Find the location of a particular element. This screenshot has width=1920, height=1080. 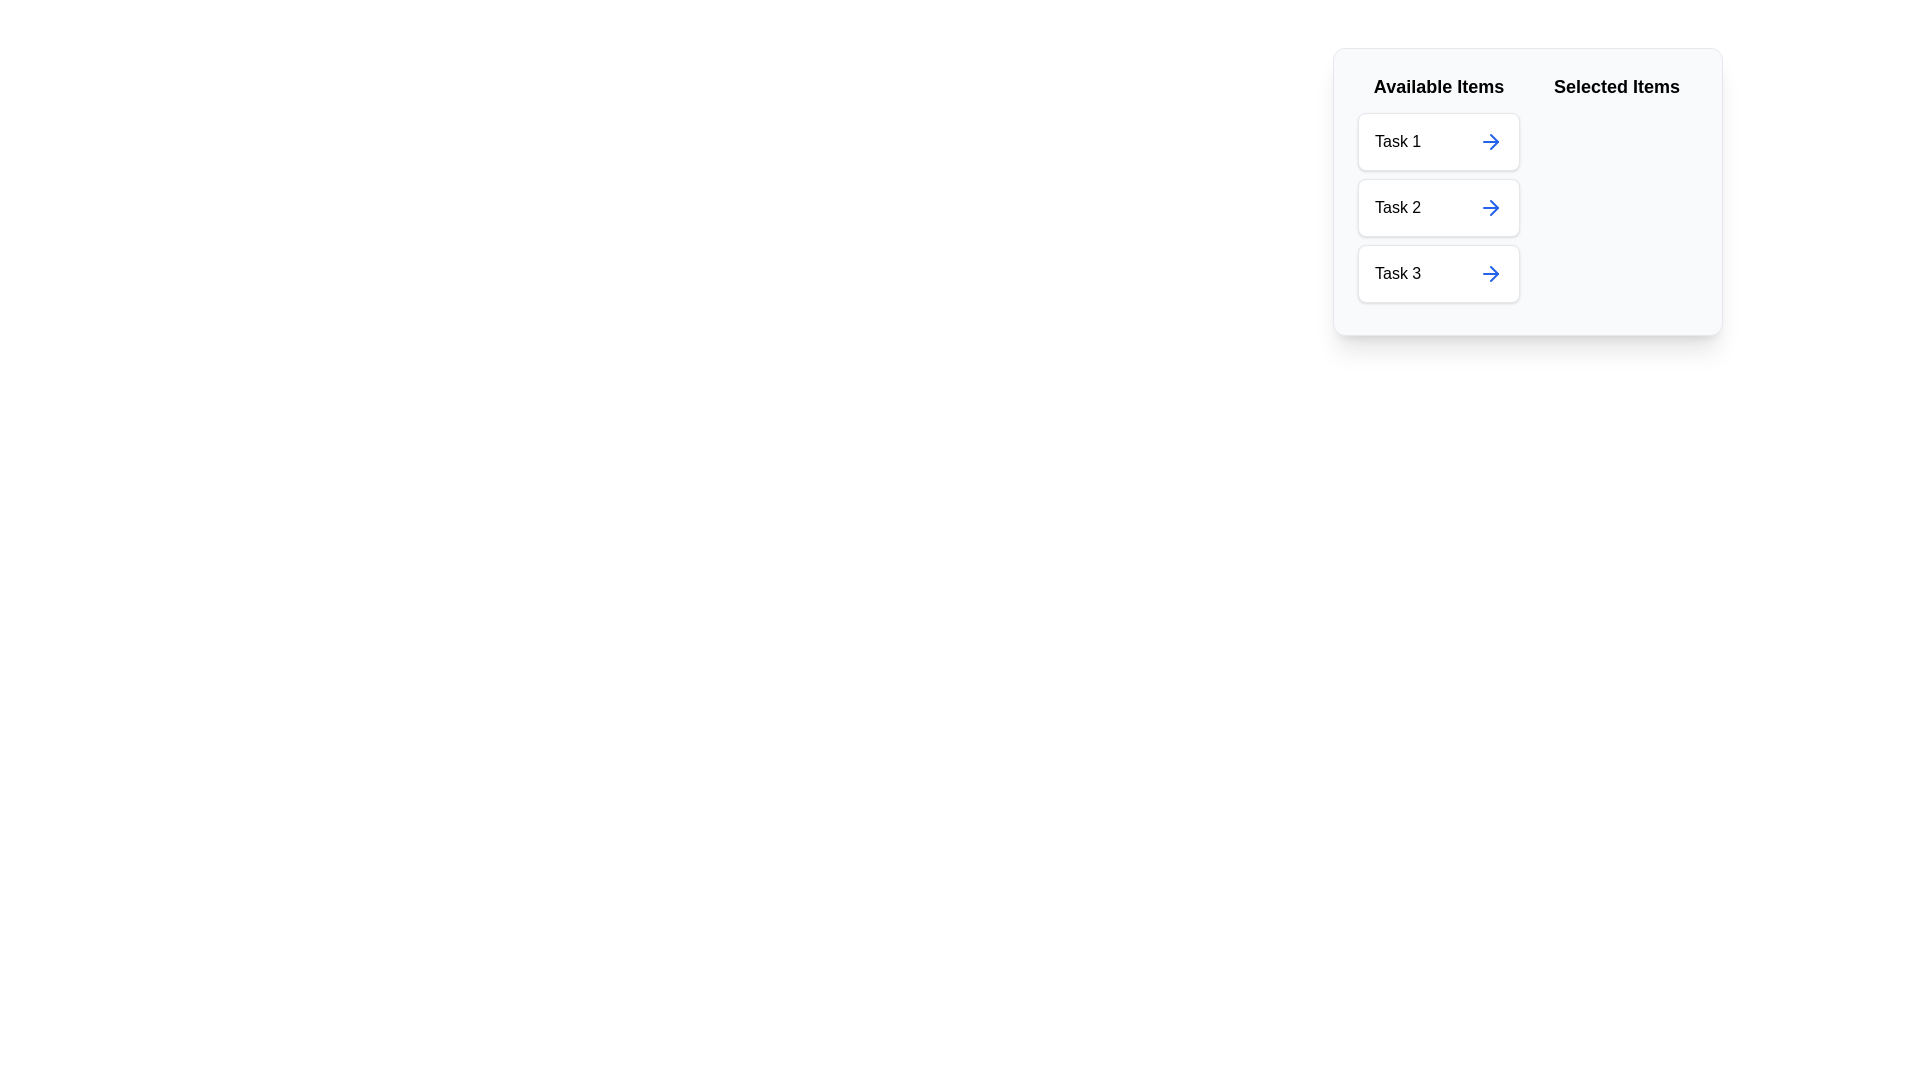

the List item representing 'Task 2' is located at coordinates (1438, 208).